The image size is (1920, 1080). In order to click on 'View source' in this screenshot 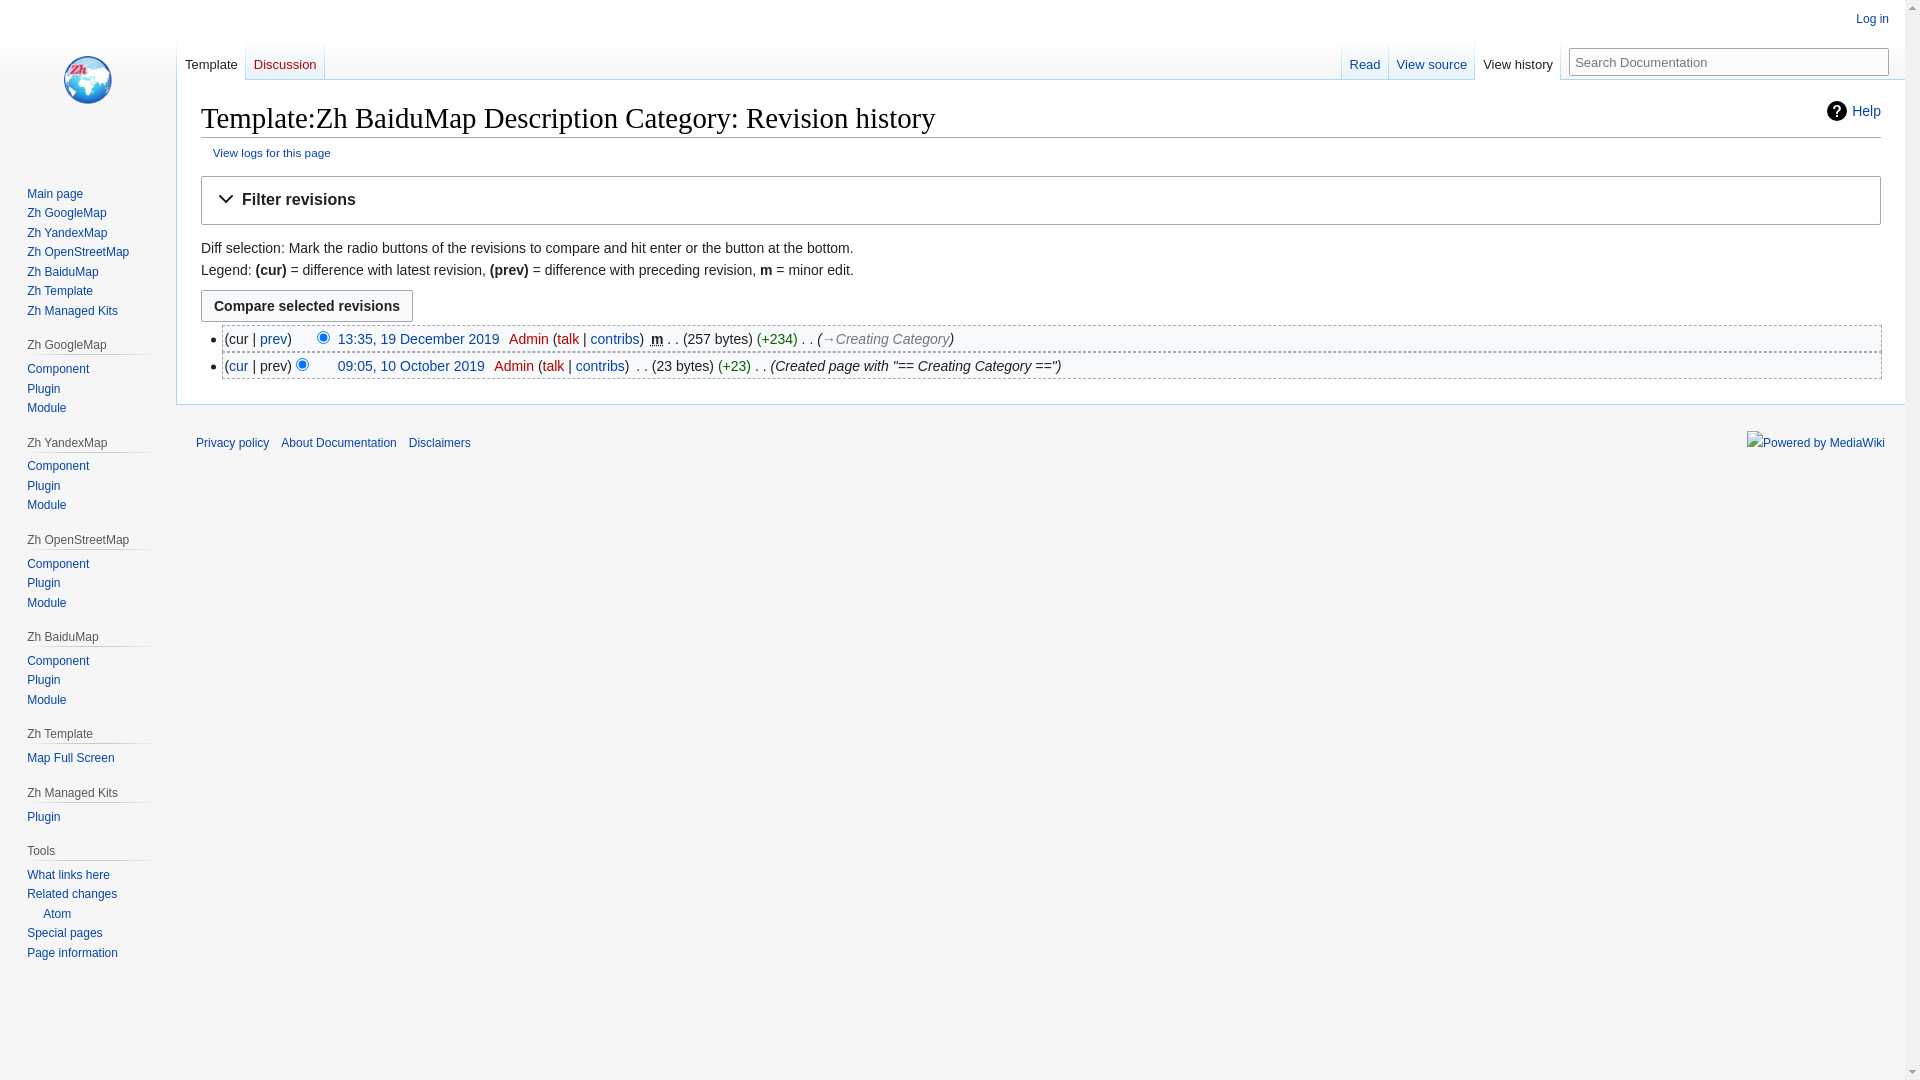, I will do `click(1431, 59)`.